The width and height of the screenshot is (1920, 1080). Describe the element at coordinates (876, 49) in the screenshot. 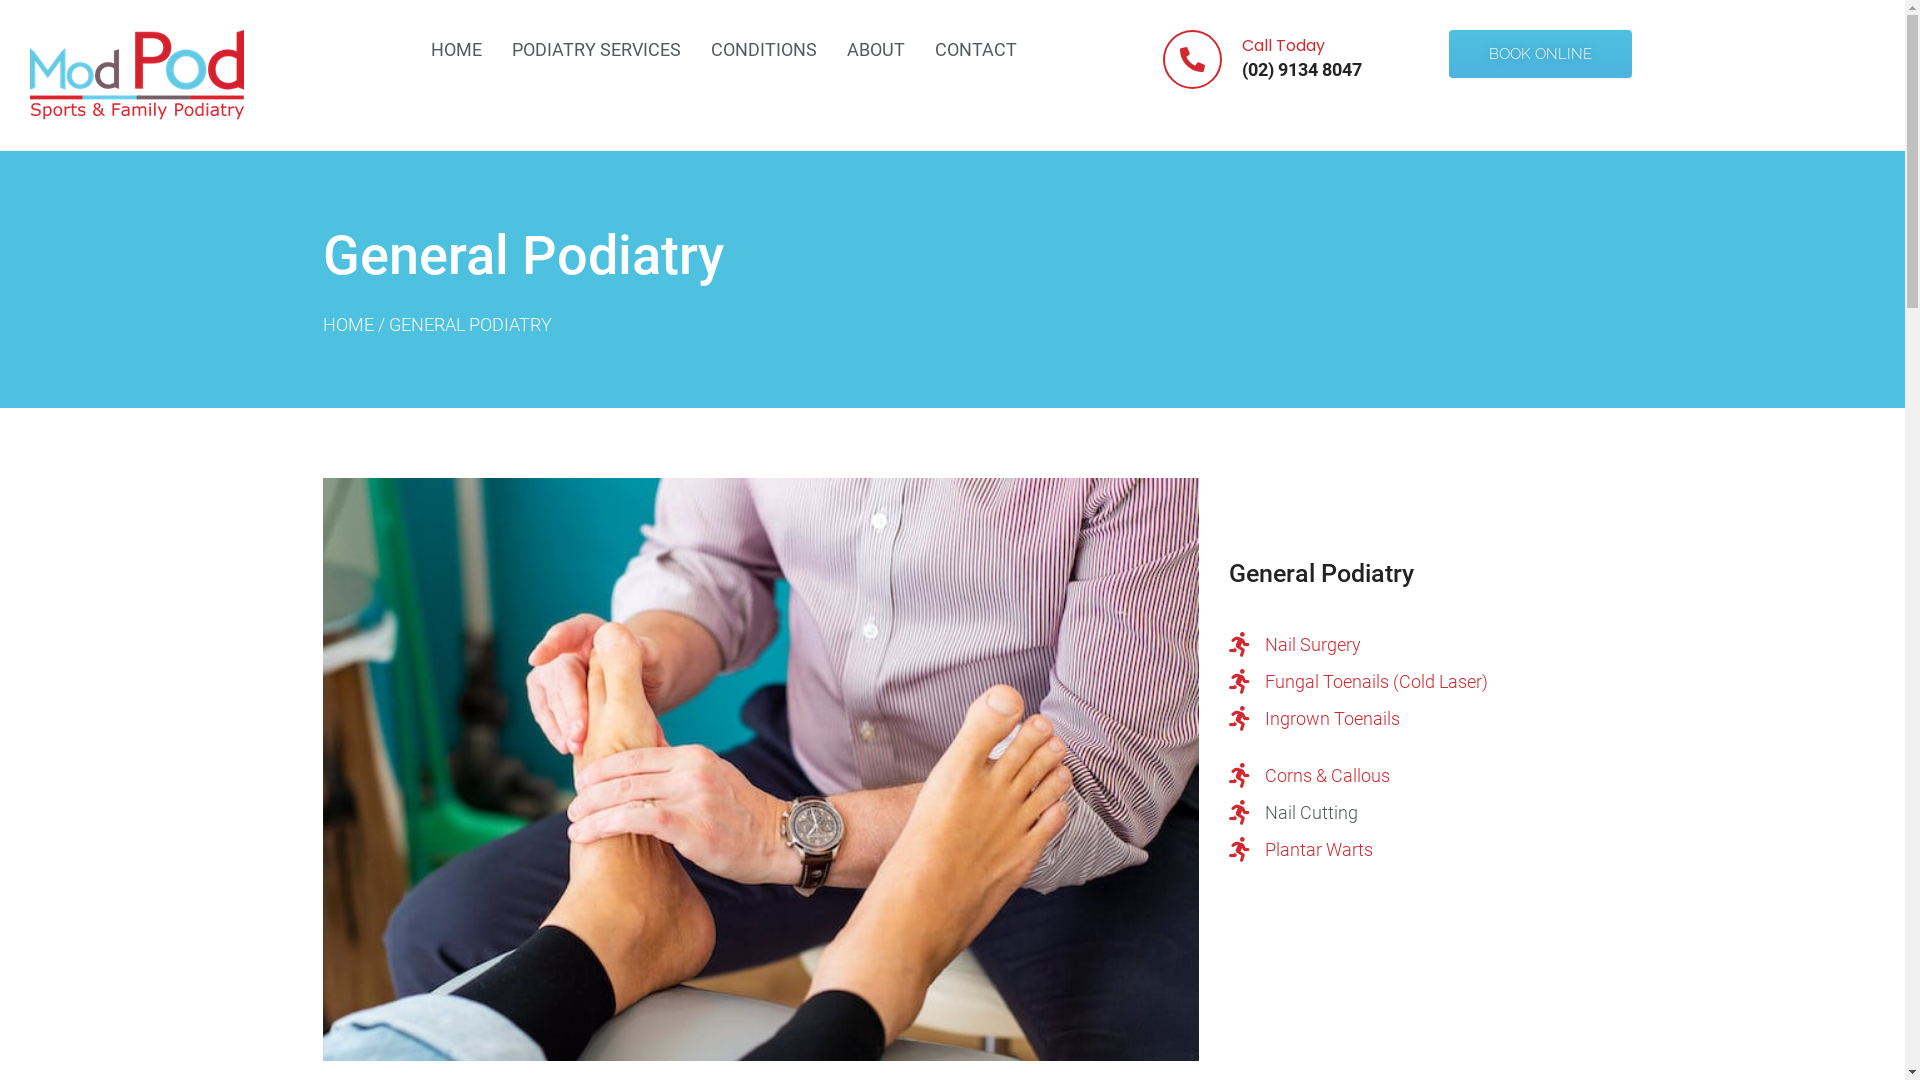

I see `'ABOUT'` at that location.